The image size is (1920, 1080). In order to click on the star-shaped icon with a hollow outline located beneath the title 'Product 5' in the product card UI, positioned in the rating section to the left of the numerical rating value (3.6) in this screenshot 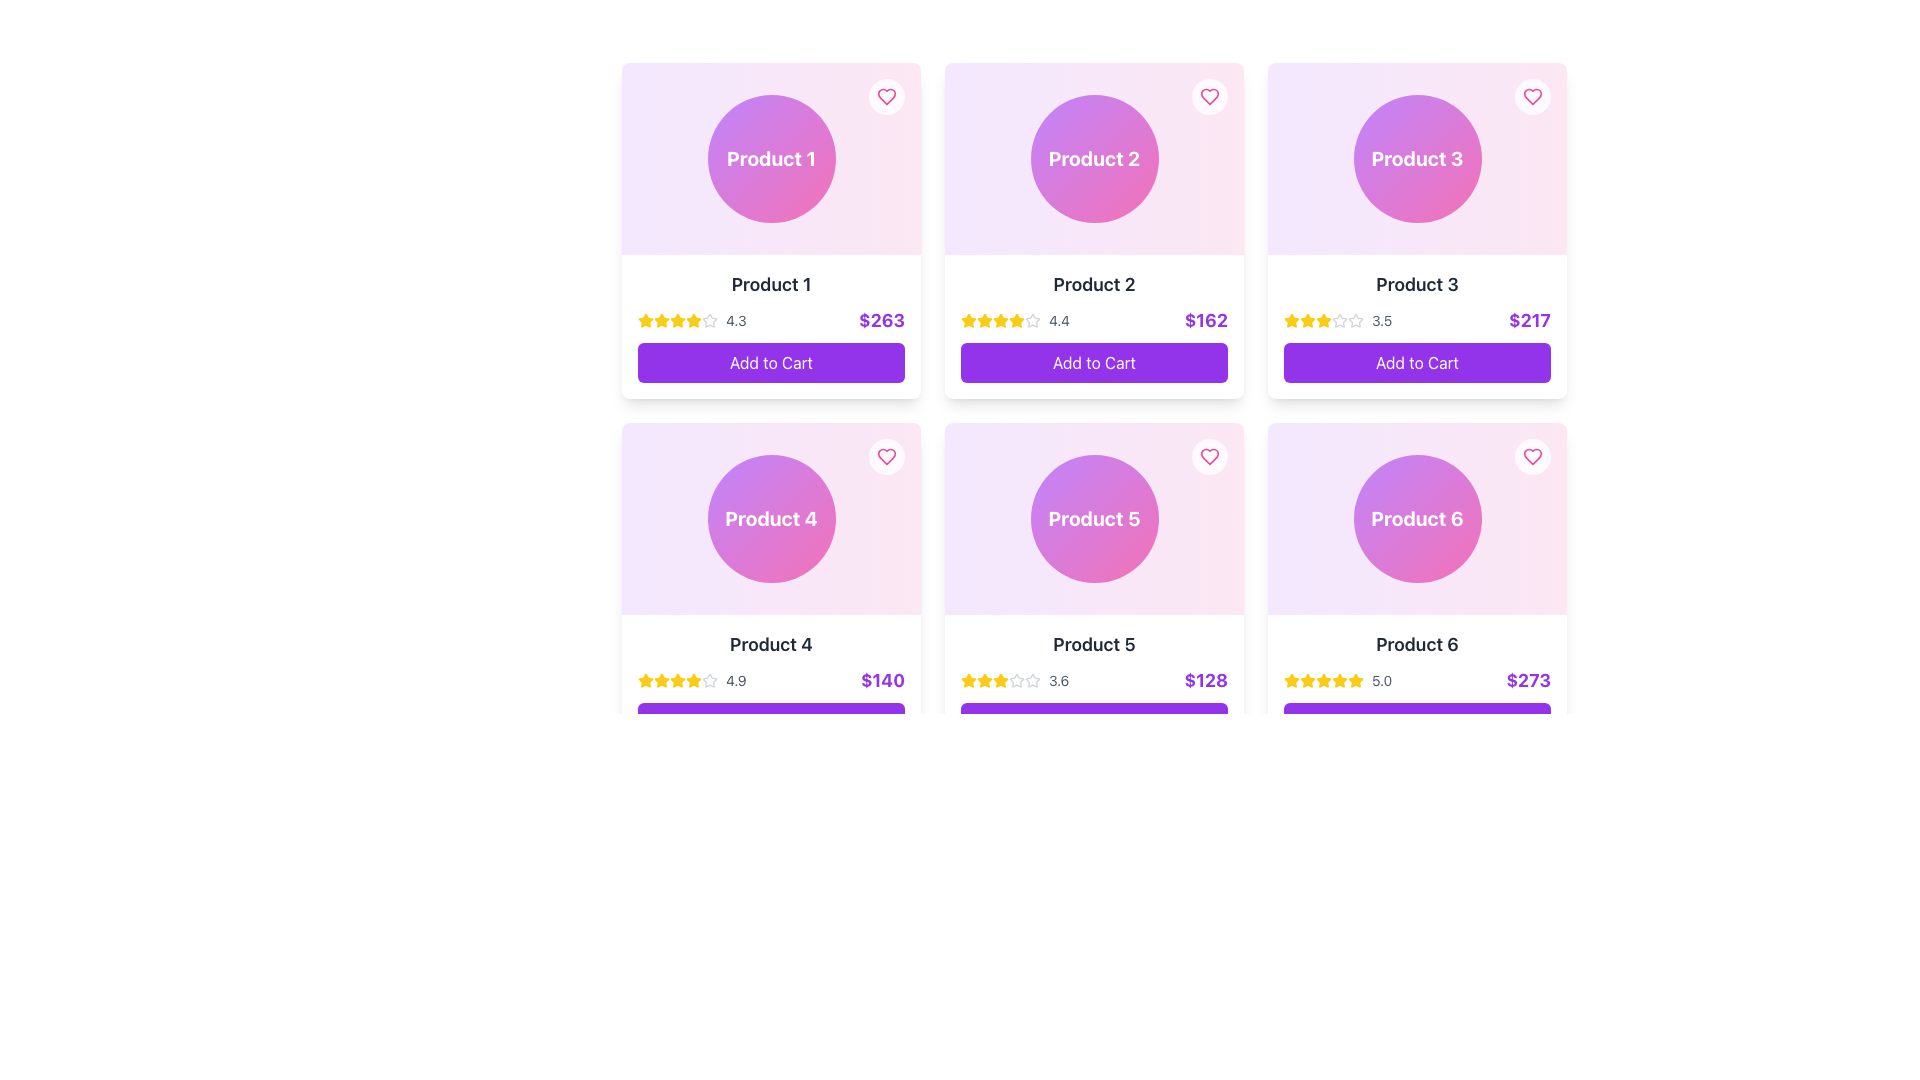, I will do `click(1032, 679)`.